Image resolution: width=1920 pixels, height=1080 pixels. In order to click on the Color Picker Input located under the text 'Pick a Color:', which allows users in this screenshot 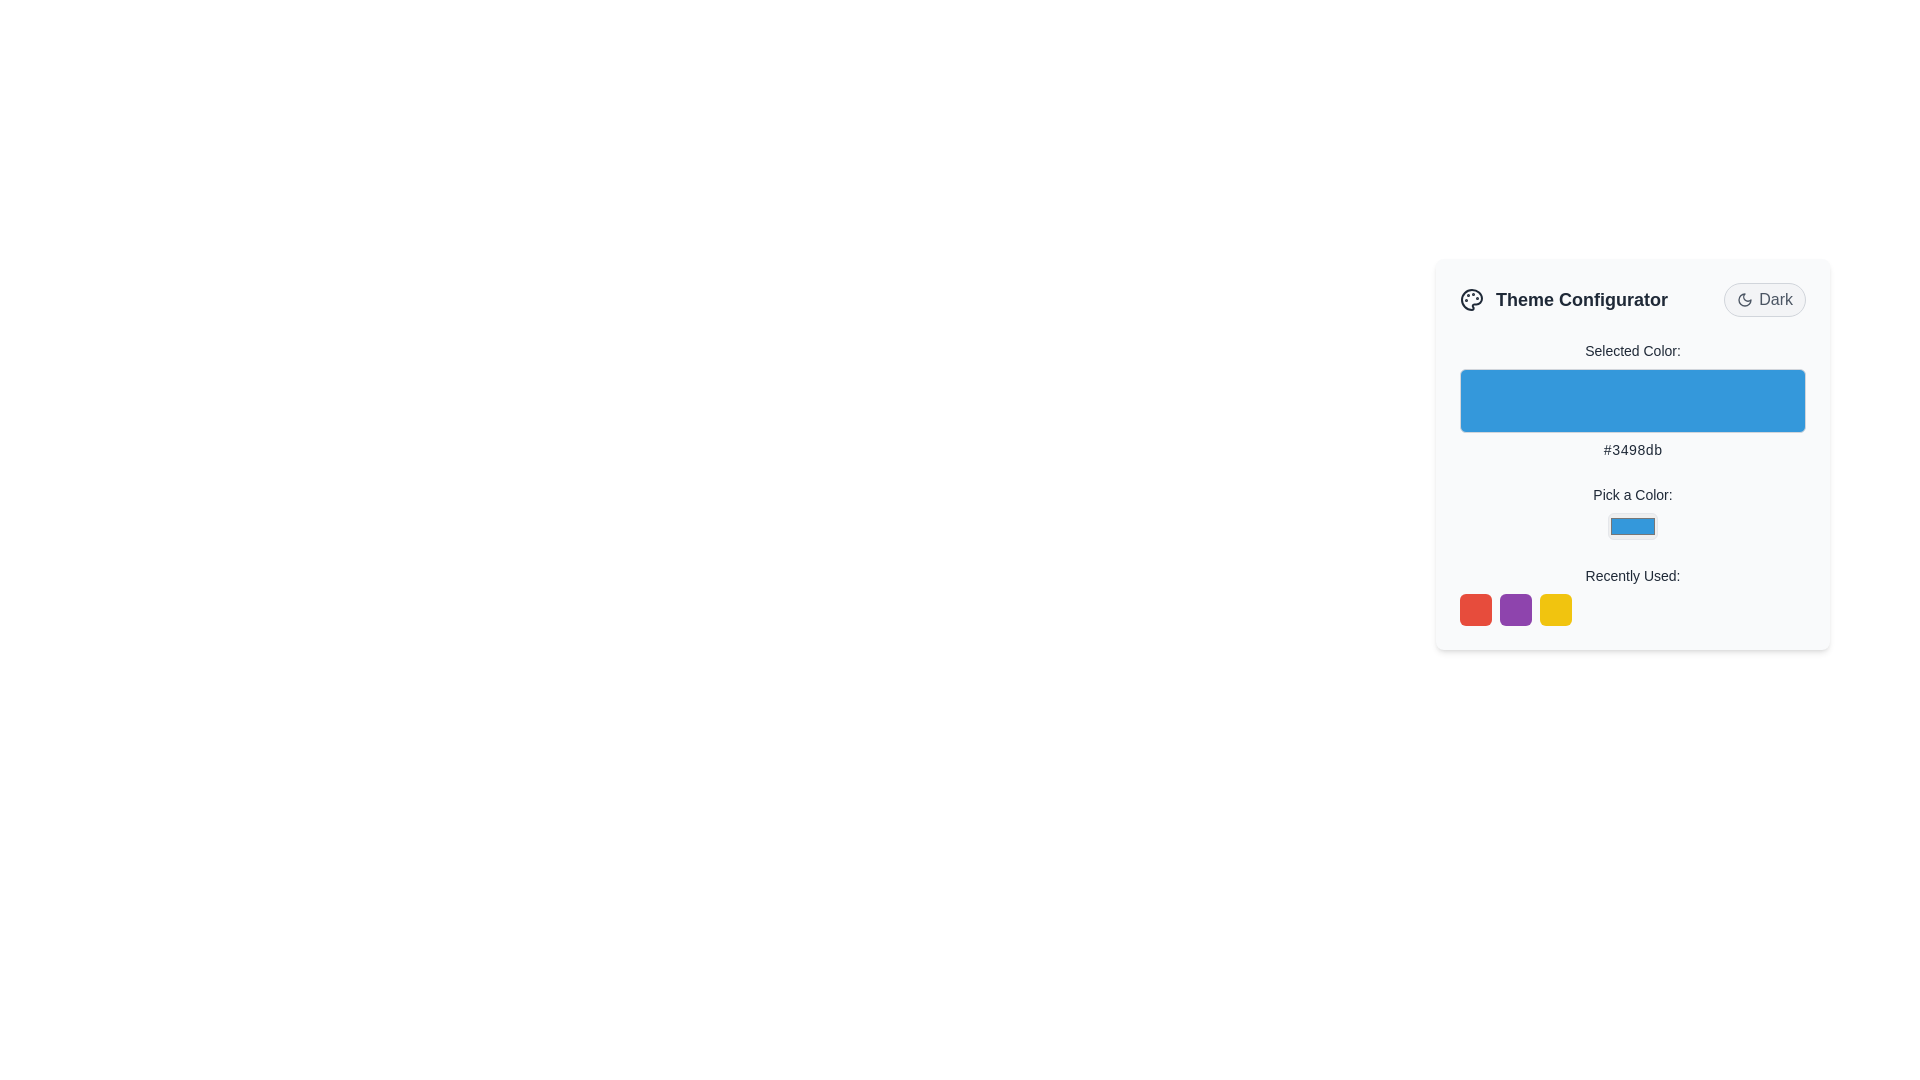, I will do `click(1632, 525)`.